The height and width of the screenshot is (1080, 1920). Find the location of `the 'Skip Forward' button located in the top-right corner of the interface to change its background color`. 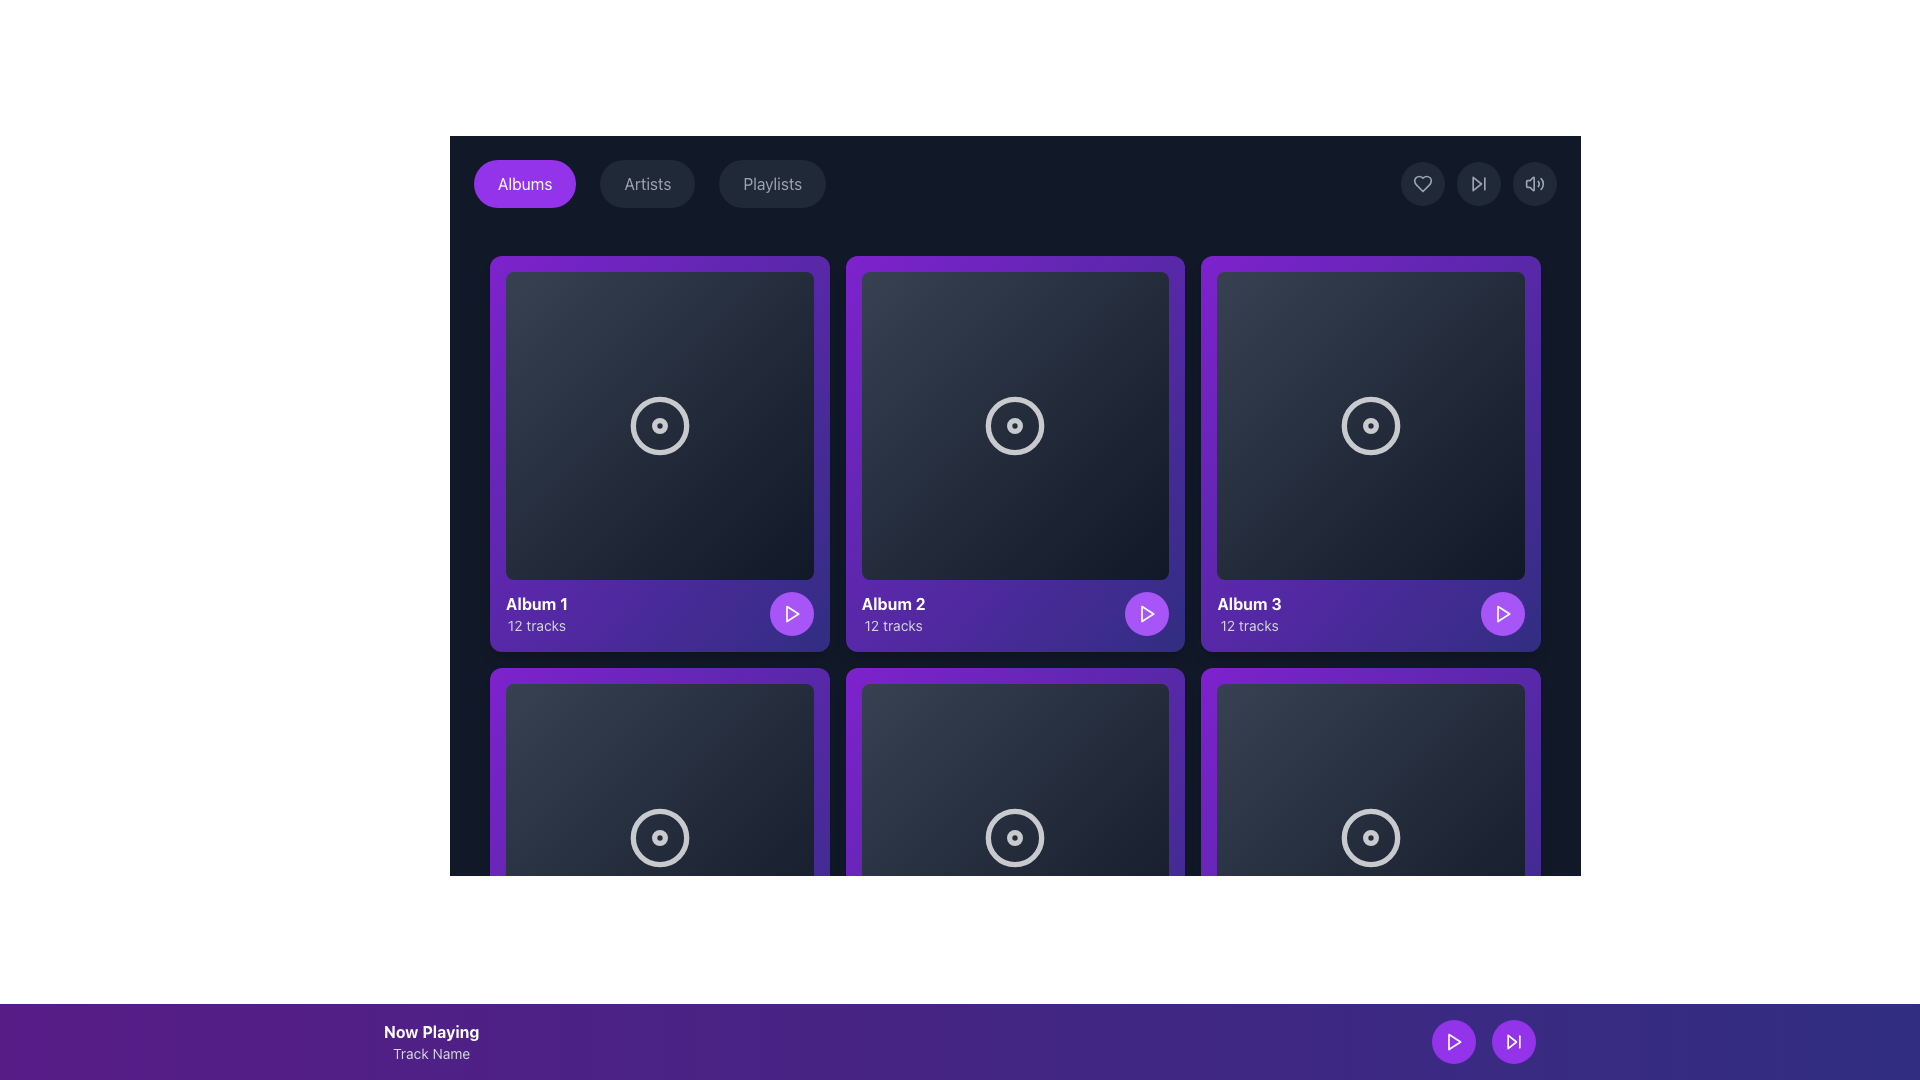

the 'Skip Forward' button located in the top-right corner of the interface to change its background color is located at coordinates (1478, 184).